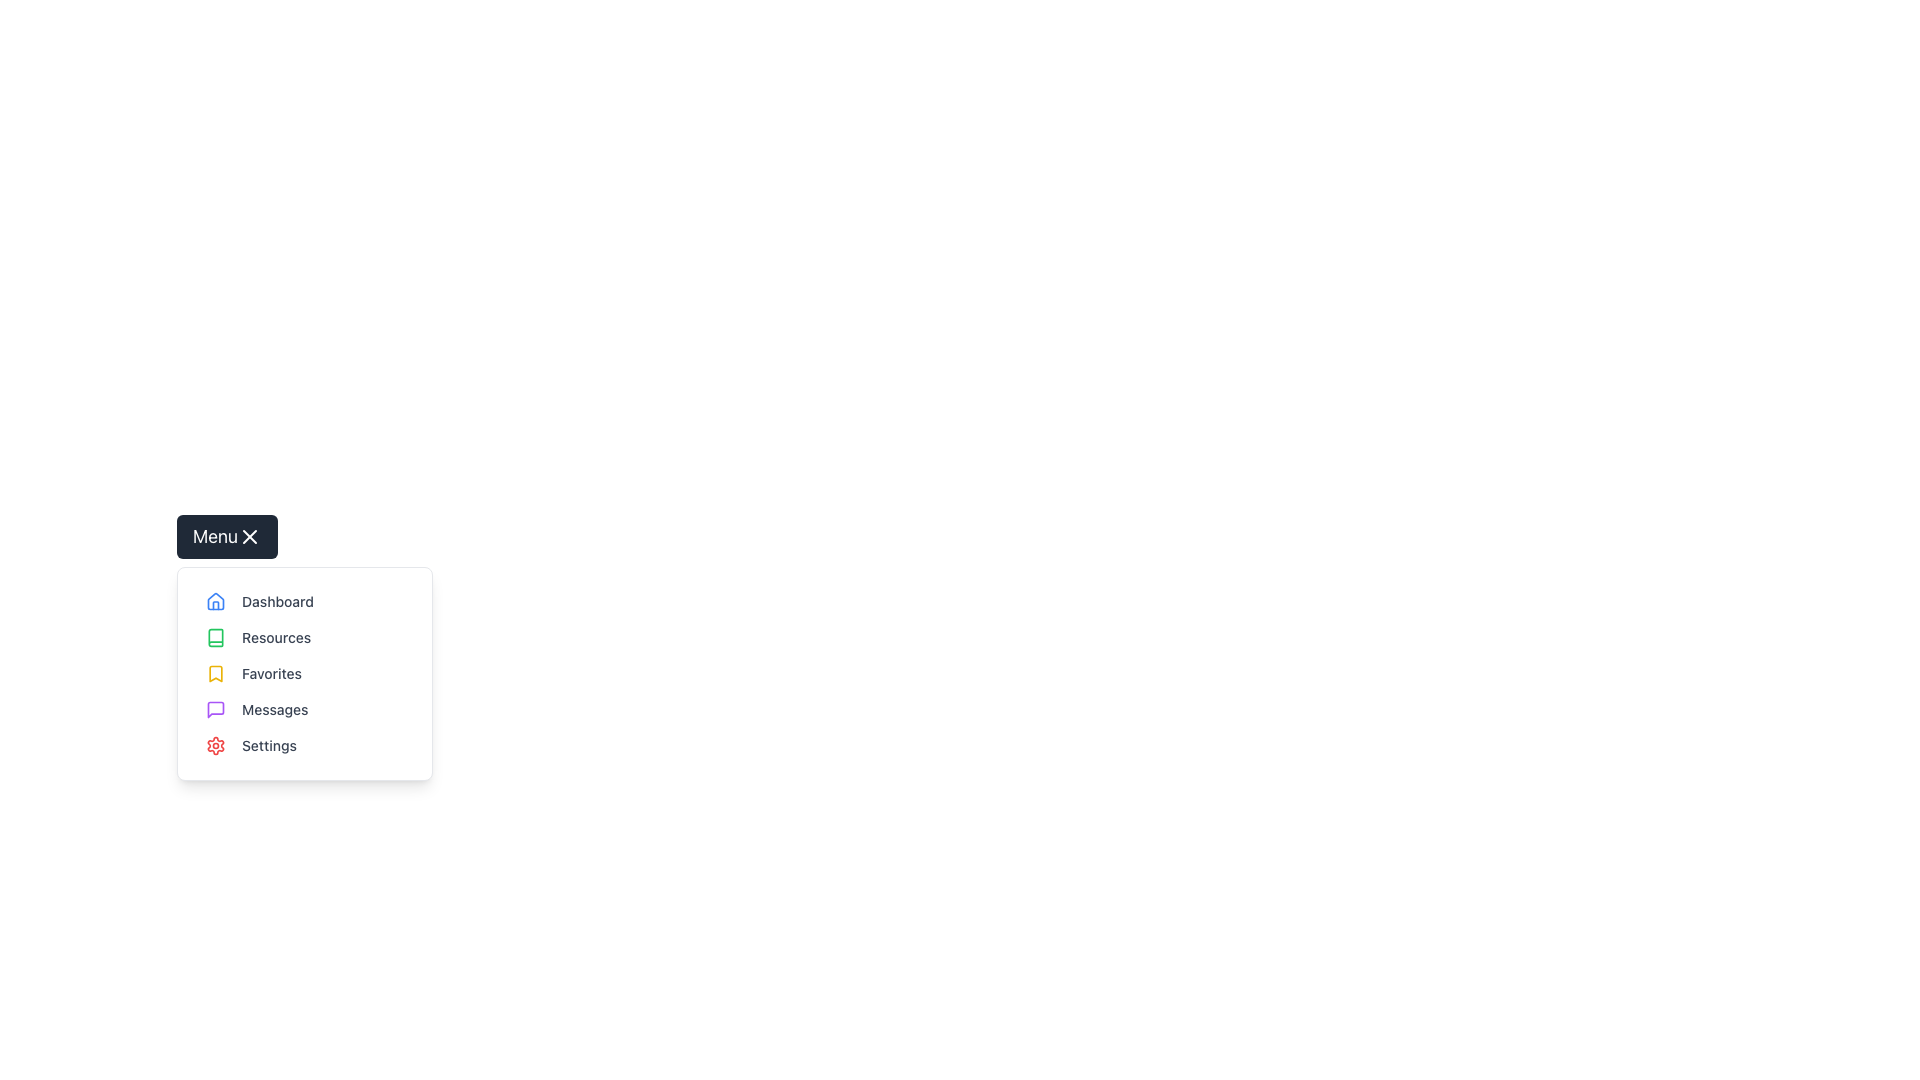 This screenshot has height=1080, width=1920. I want to click on the 'Resources' menu icon located in the second row of the dropdown, adjacent to the text label 'Resources', so click(216, 637).